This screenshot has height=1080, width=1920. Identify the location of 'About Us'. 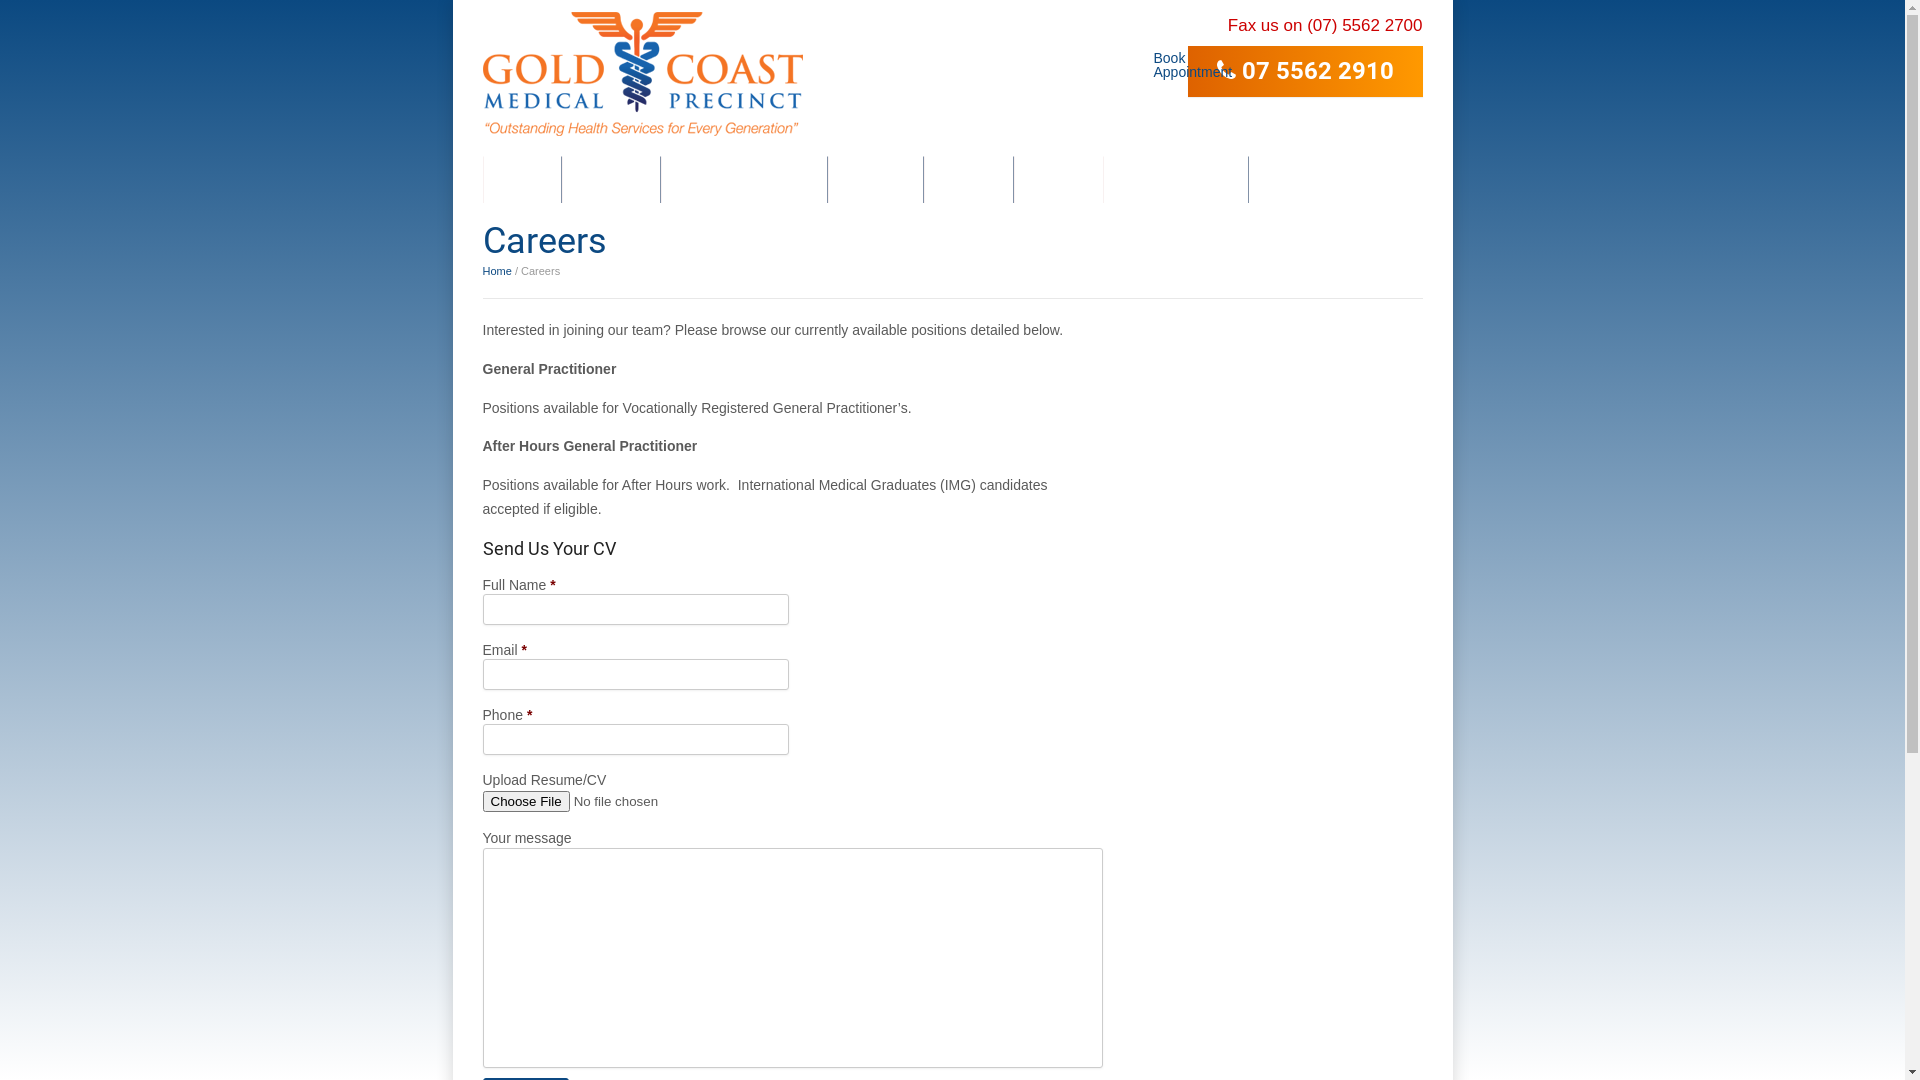
(610, 178).